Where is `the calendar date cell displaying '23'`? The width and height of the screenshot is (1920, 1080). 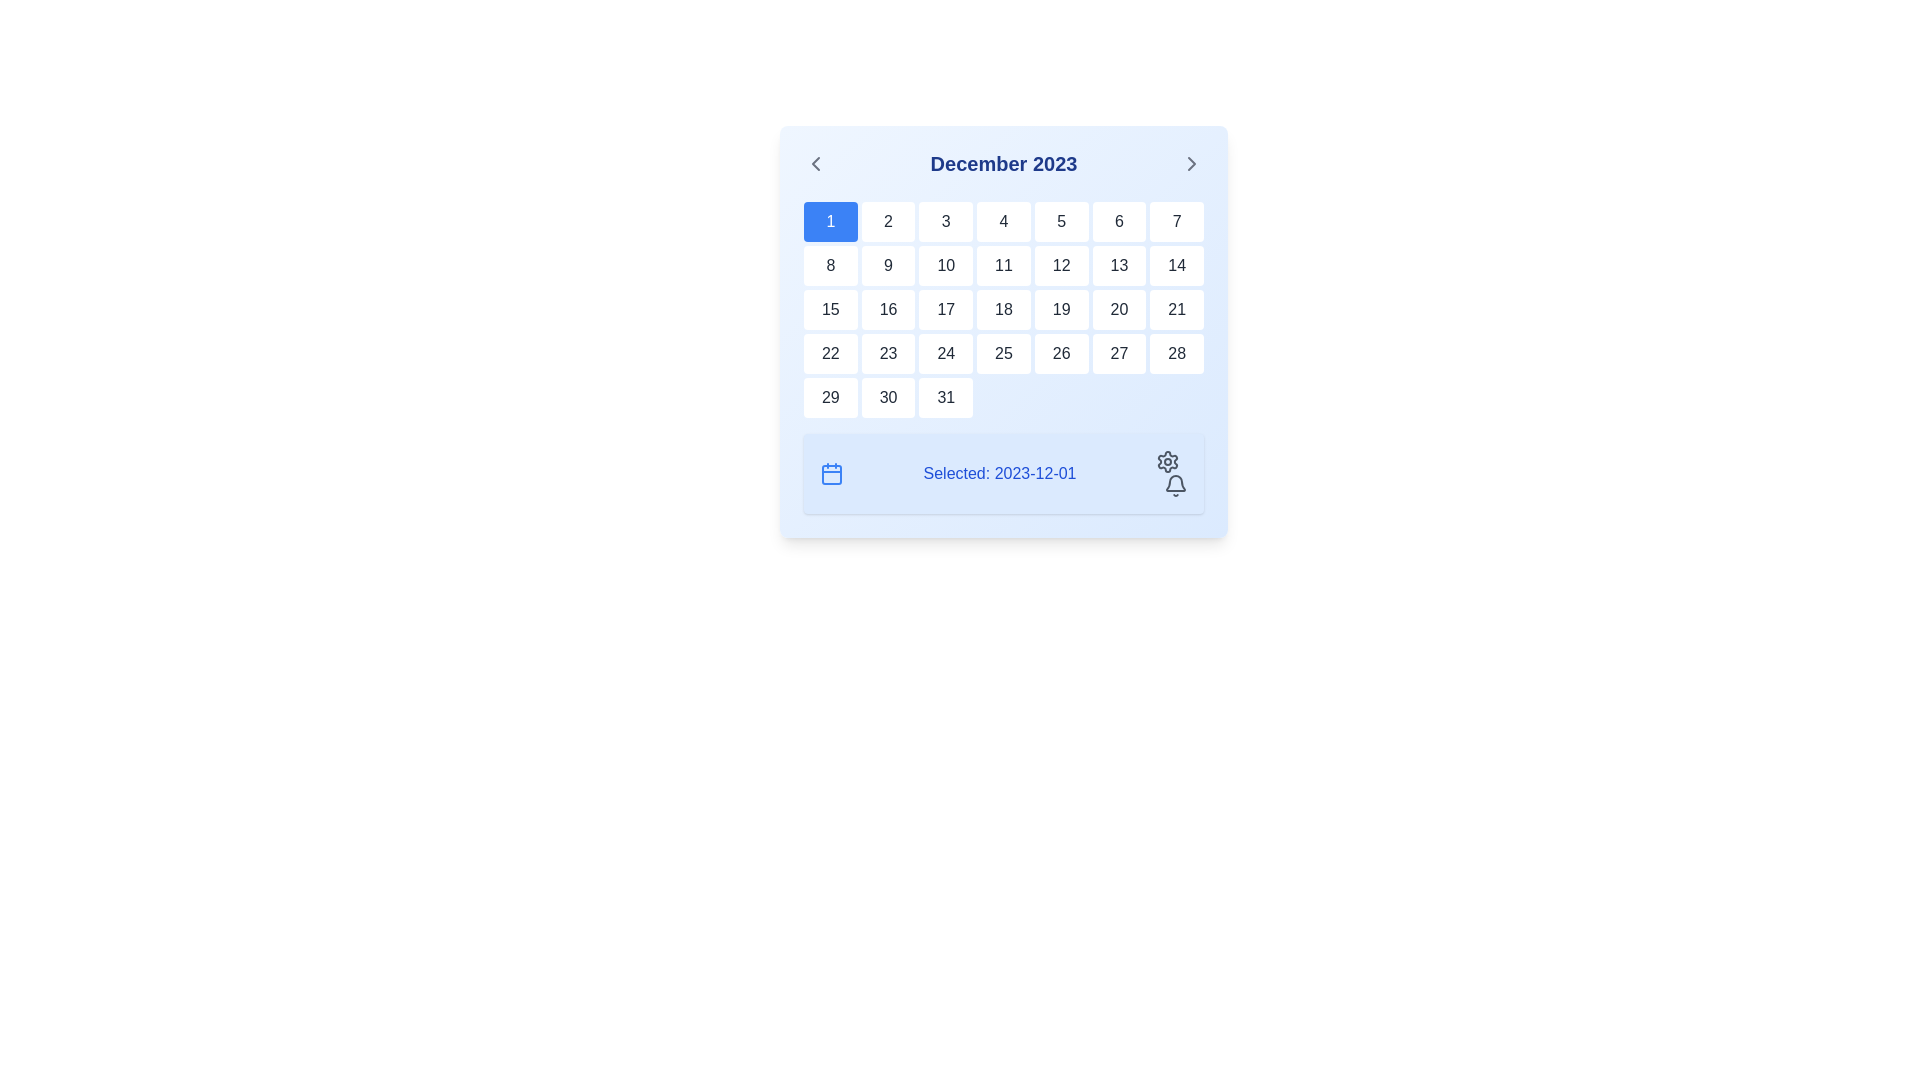 the calendar date cell displaying '23' is located at coordinates (887, 353).